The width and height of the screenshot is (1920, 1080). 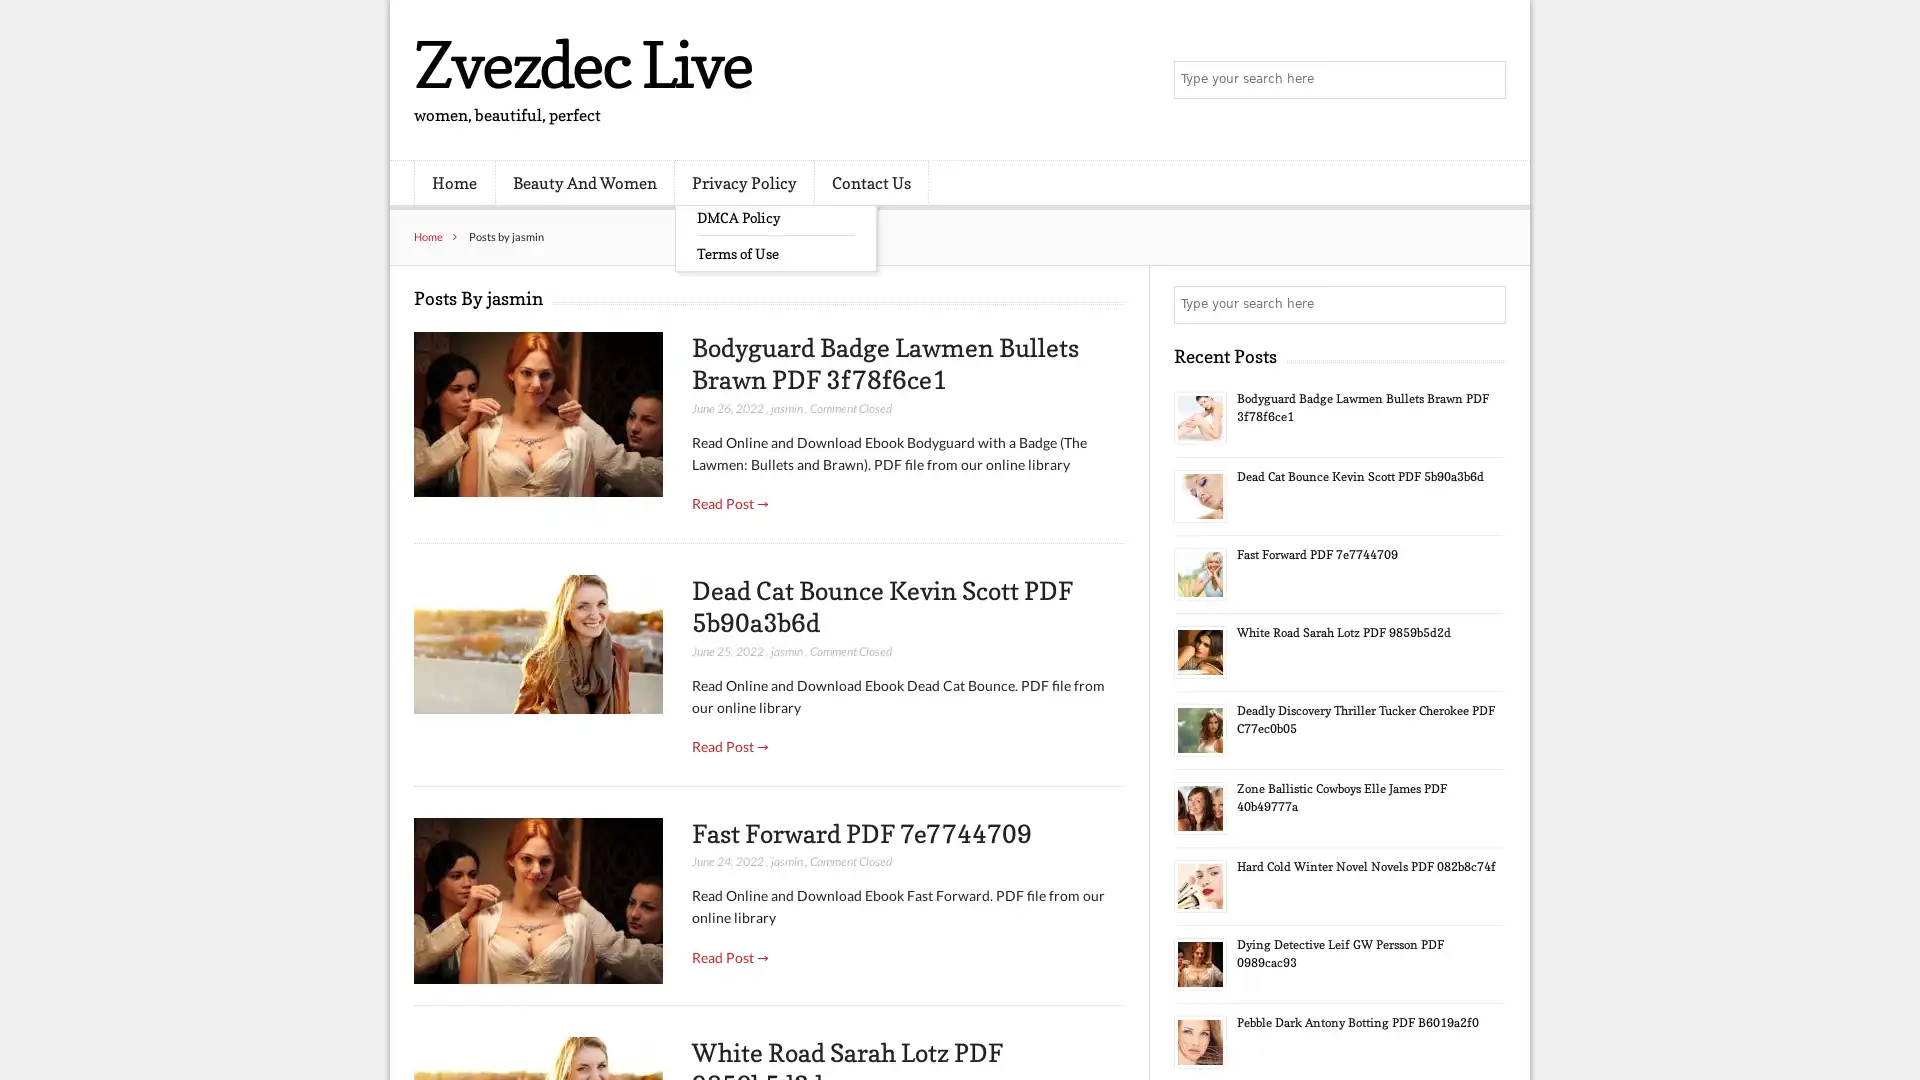 I want to click on Search, so click(x=1485, y=80).